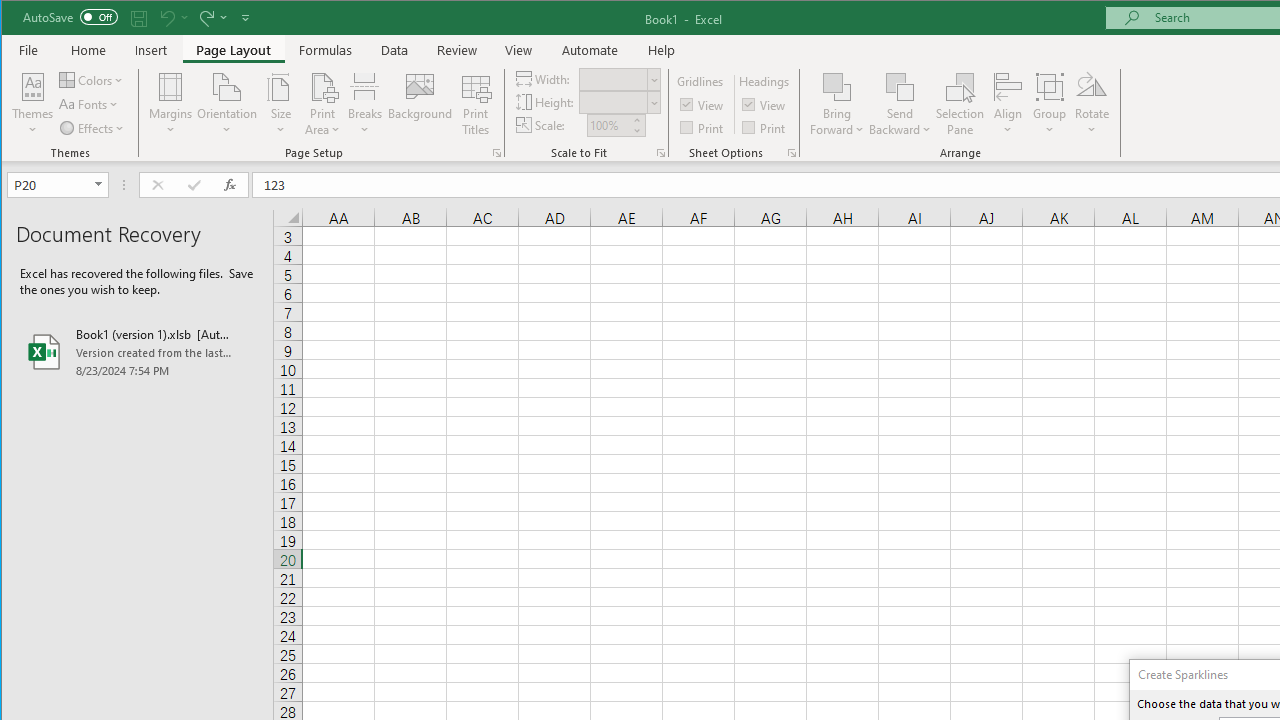  Describe the element at coordinates (1091, 104) in the screenshot. I see `'Rotate'` at that location.